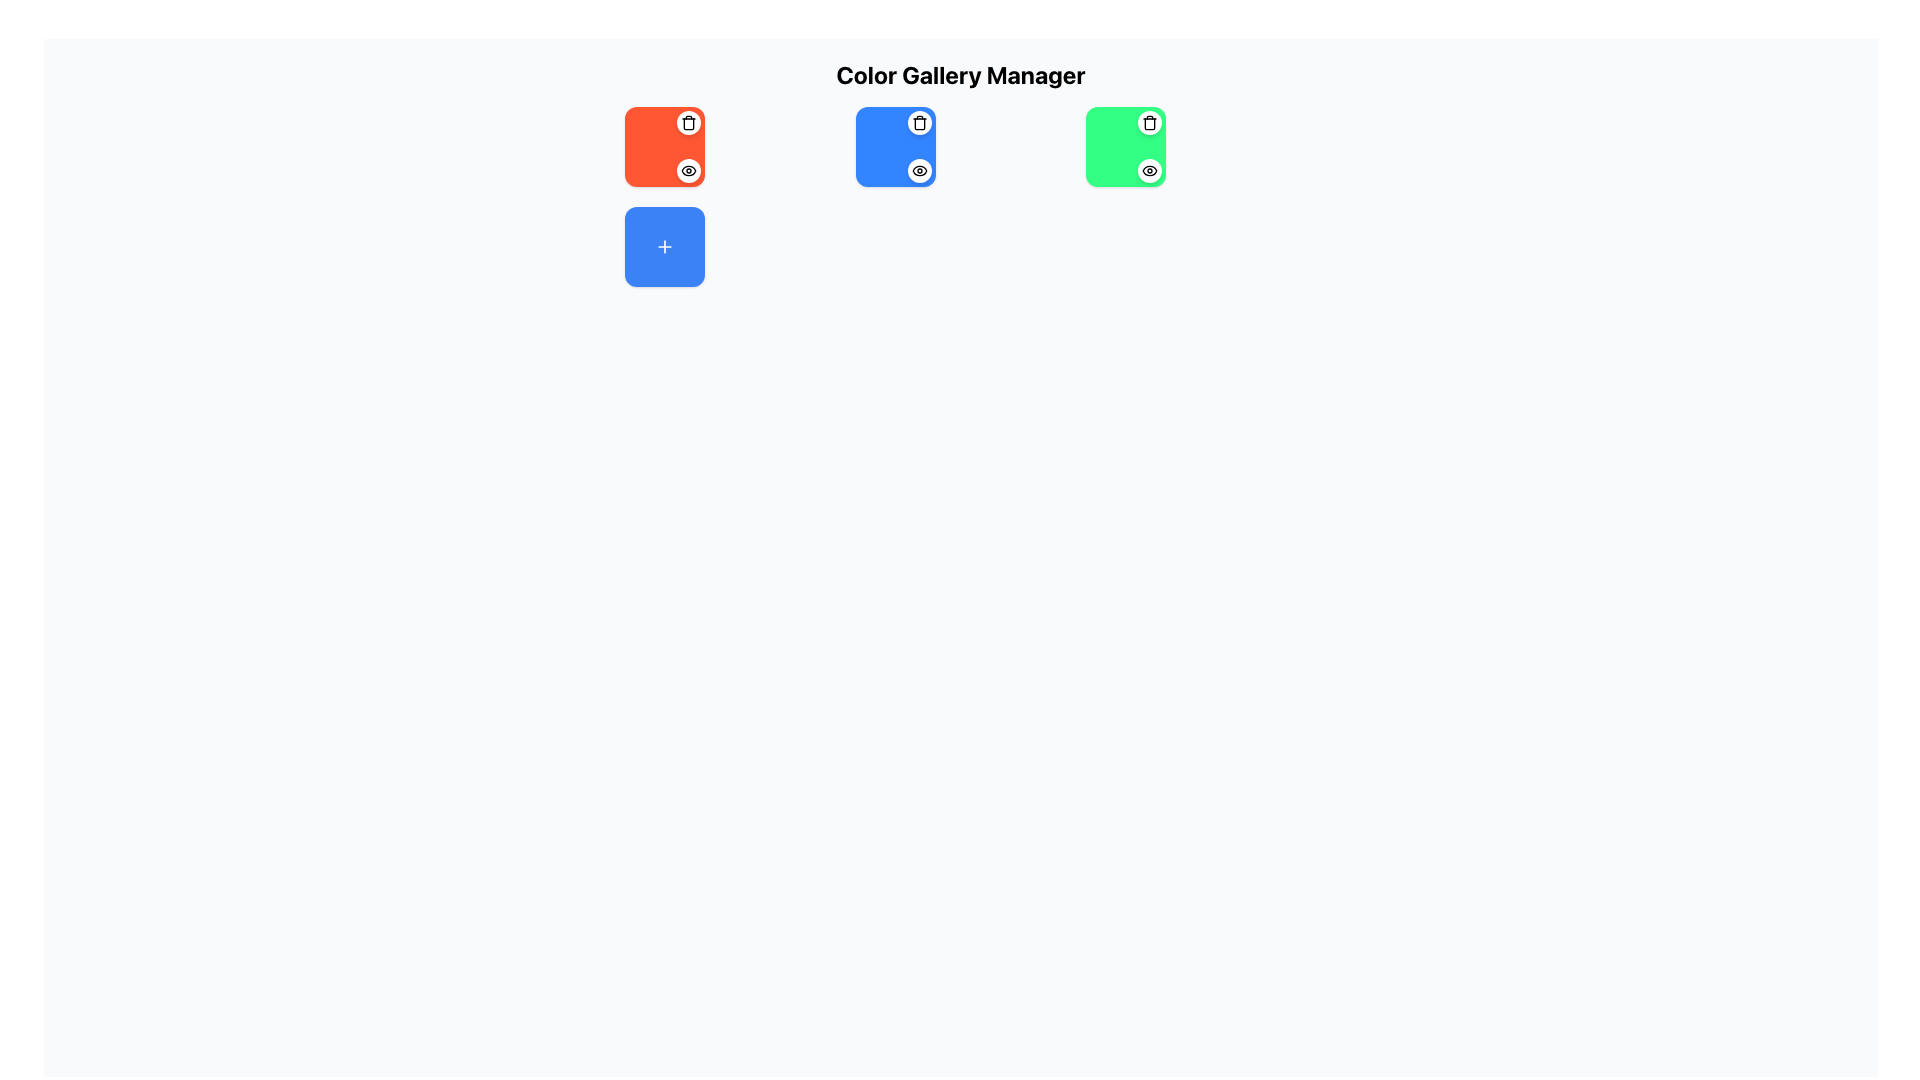 The image size is (1920, 1080). I want to click on the delete icon button located at the top-right corner of a green square interface to initiate a delete action, so click(1150, 123).